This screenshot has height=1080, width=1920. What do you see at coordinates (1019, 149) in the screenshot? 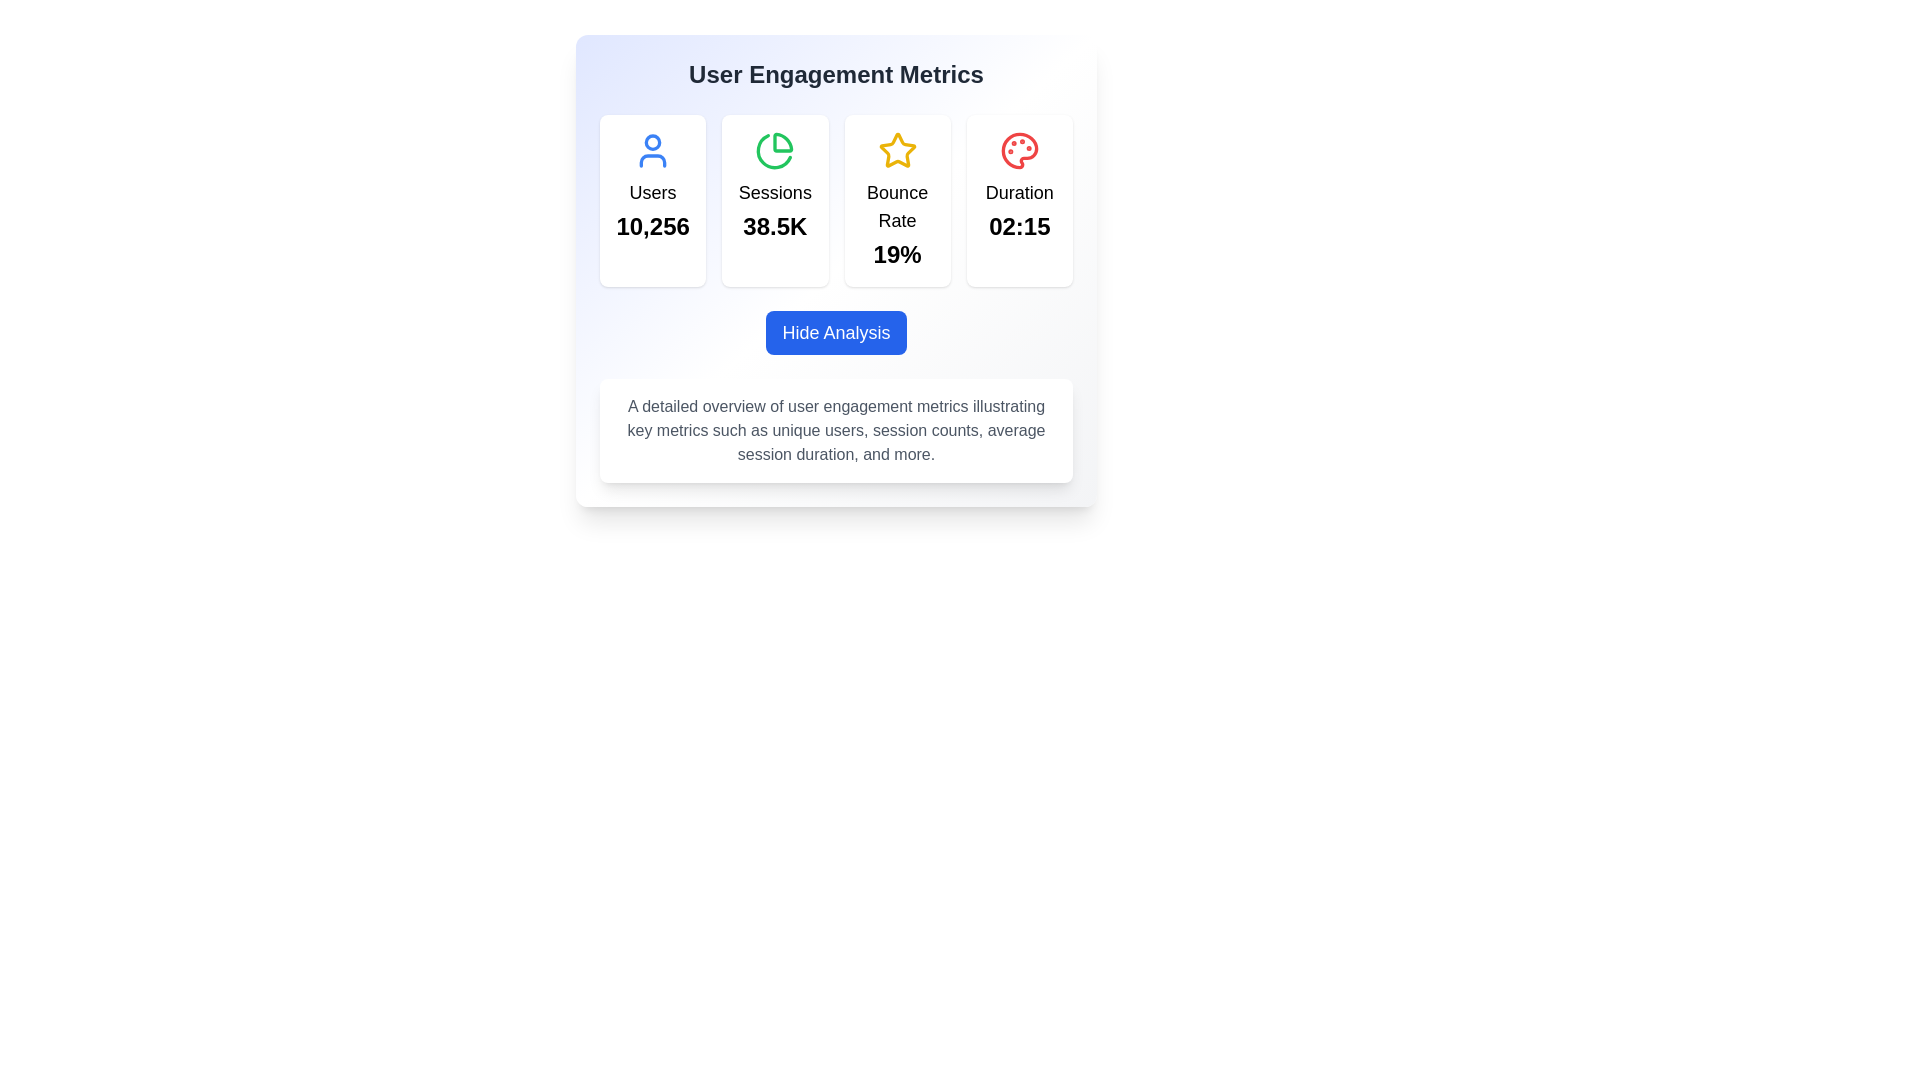
I see `the icon representing the 'Duration' metric located at the top center of the fourth card under 'User Engagement Metrics'` at bounding box center [1019, 149].